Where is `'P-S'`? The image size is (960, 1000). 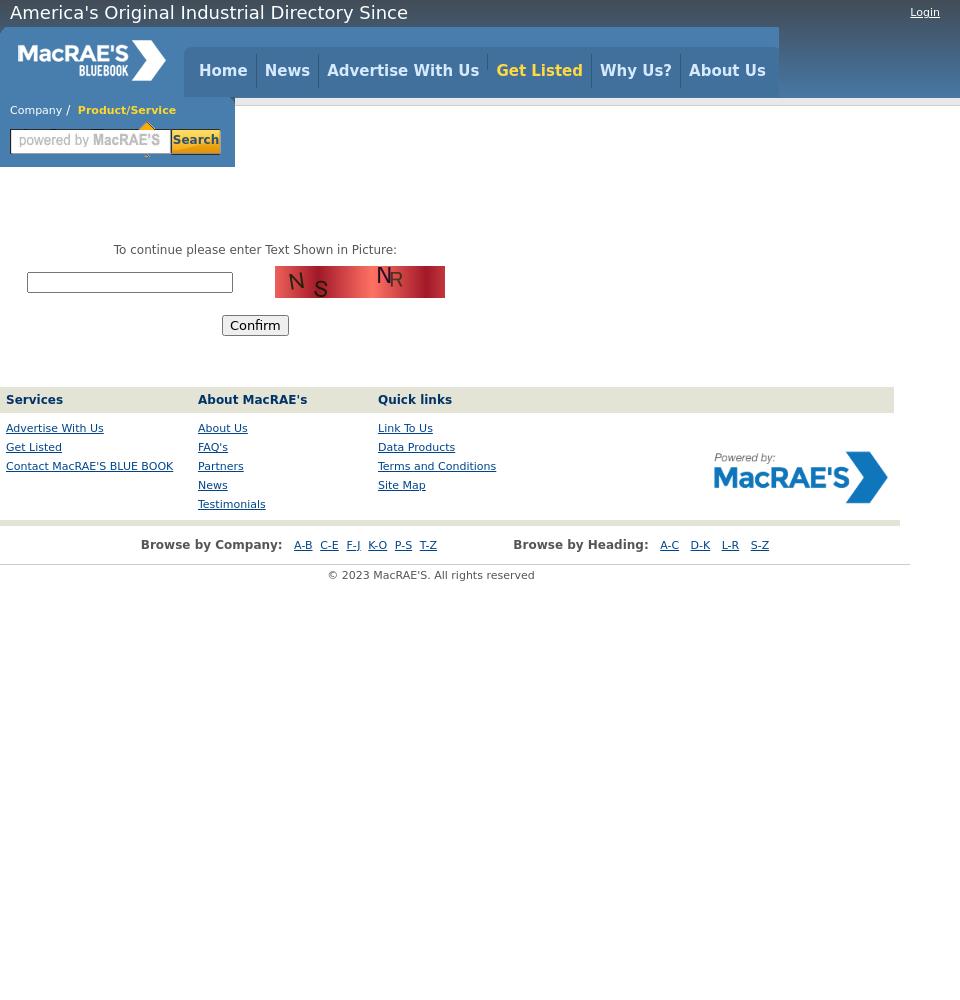
'P-S' is located at coordinates (402, 545).